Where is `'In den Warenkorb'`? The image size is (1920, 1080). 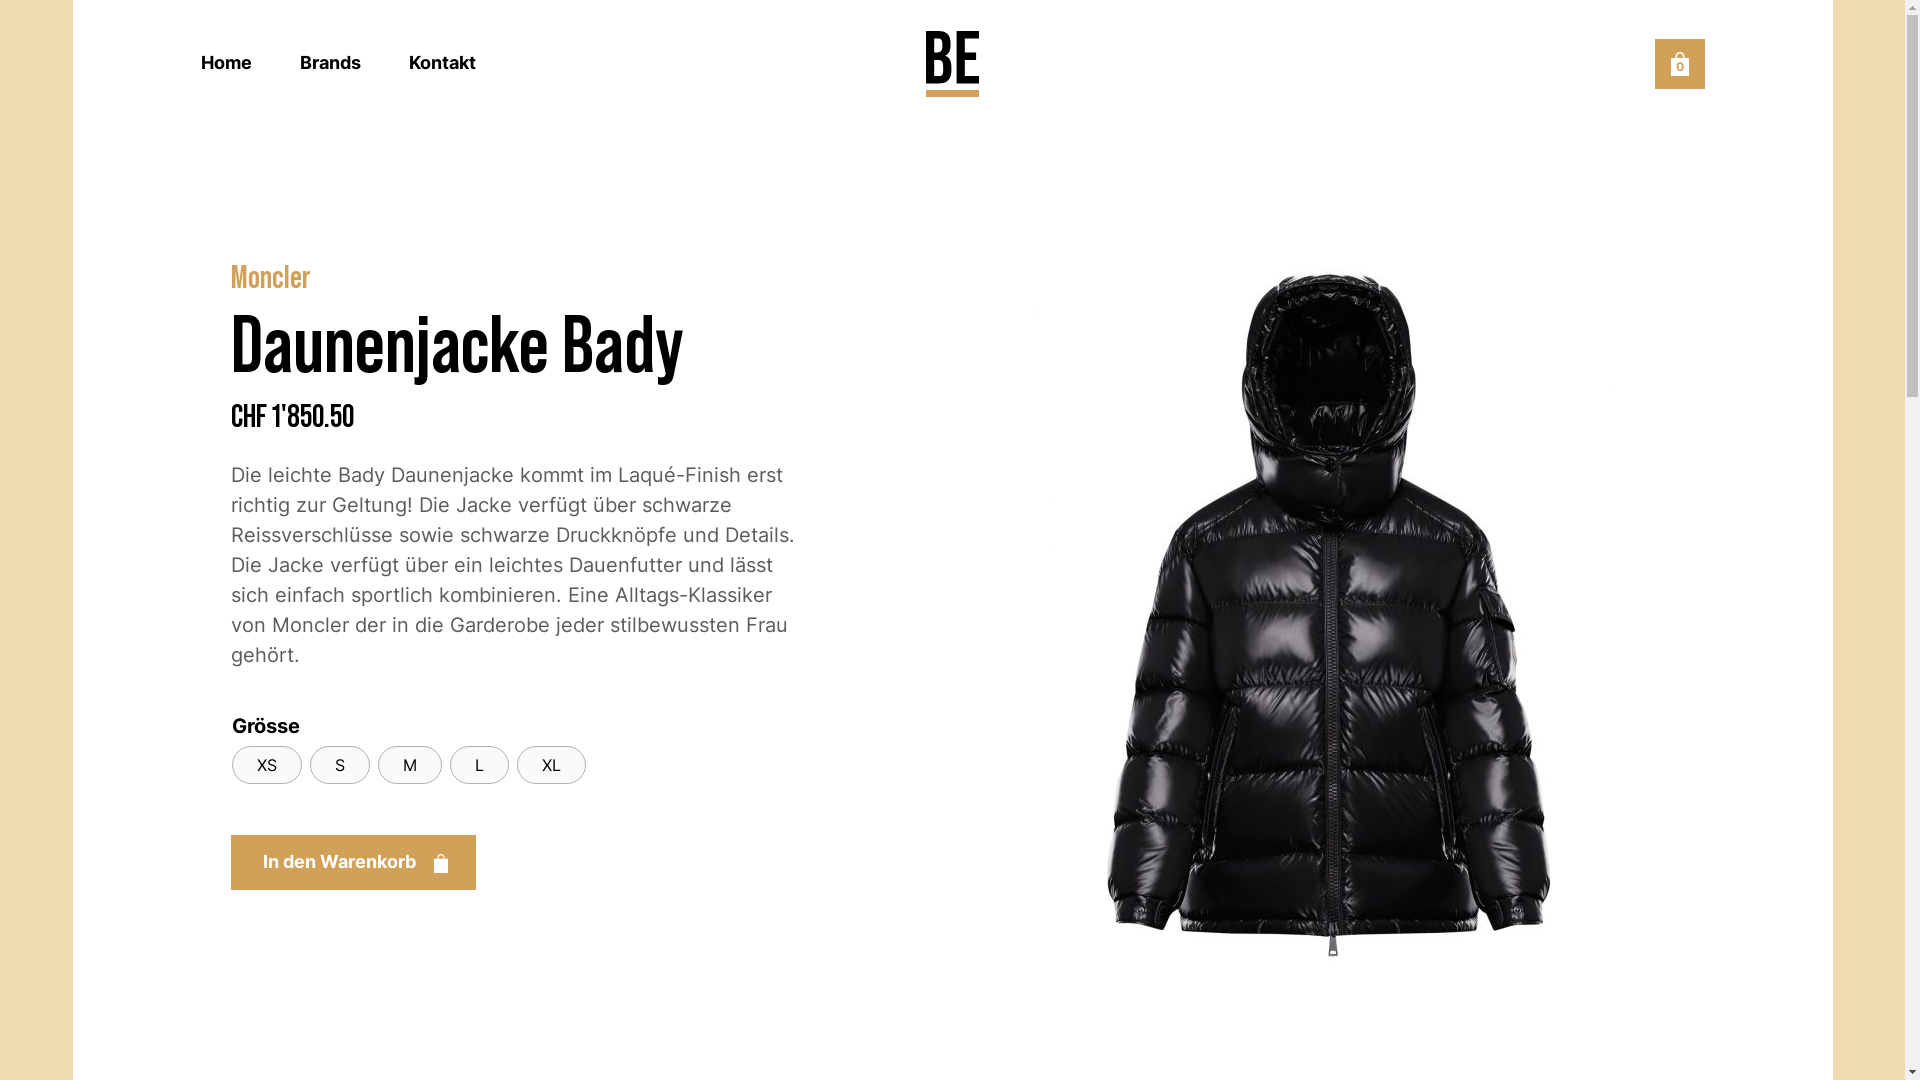 'In den Warenkorb' is located at coordinates (352, 861).